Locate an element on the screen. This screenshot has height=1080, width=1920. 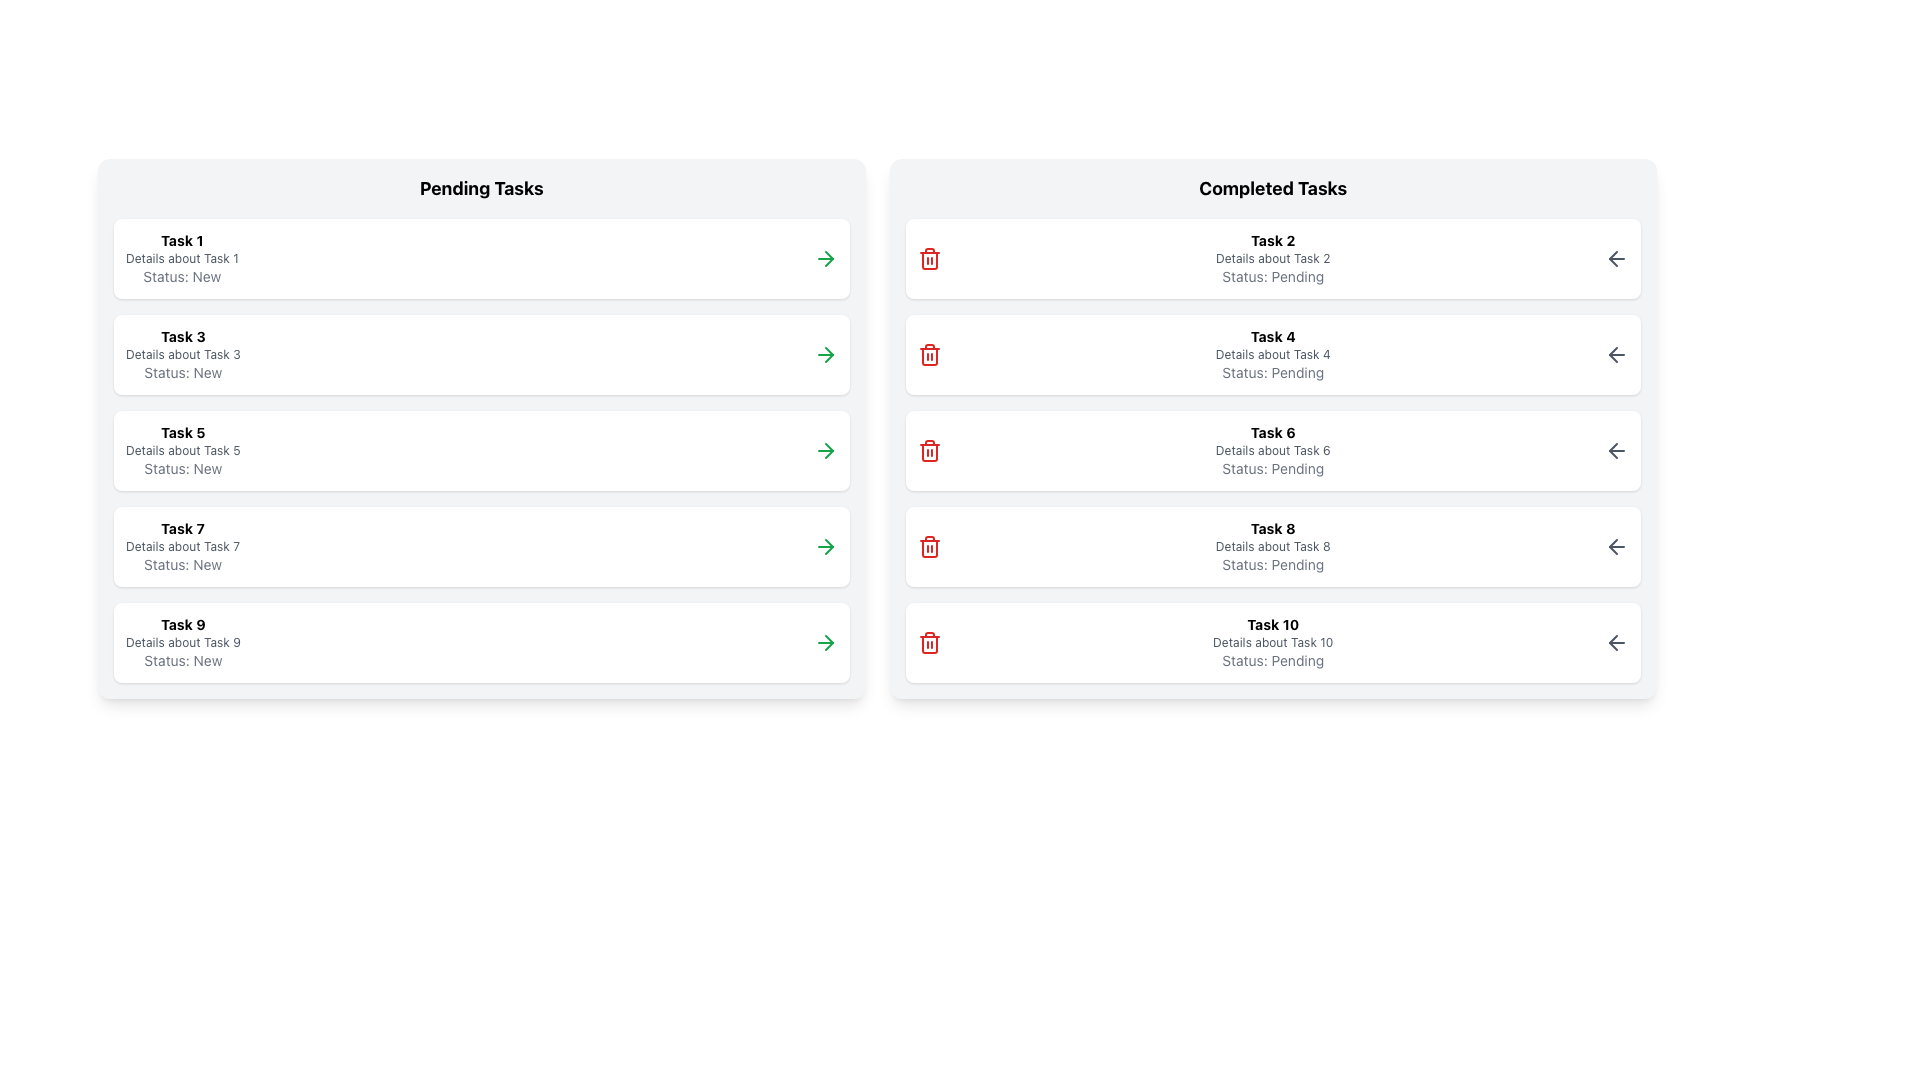
the Text Block displaying 'Task 4' in the 'Completed Tasks' section is located at coordinates (1272, 353).